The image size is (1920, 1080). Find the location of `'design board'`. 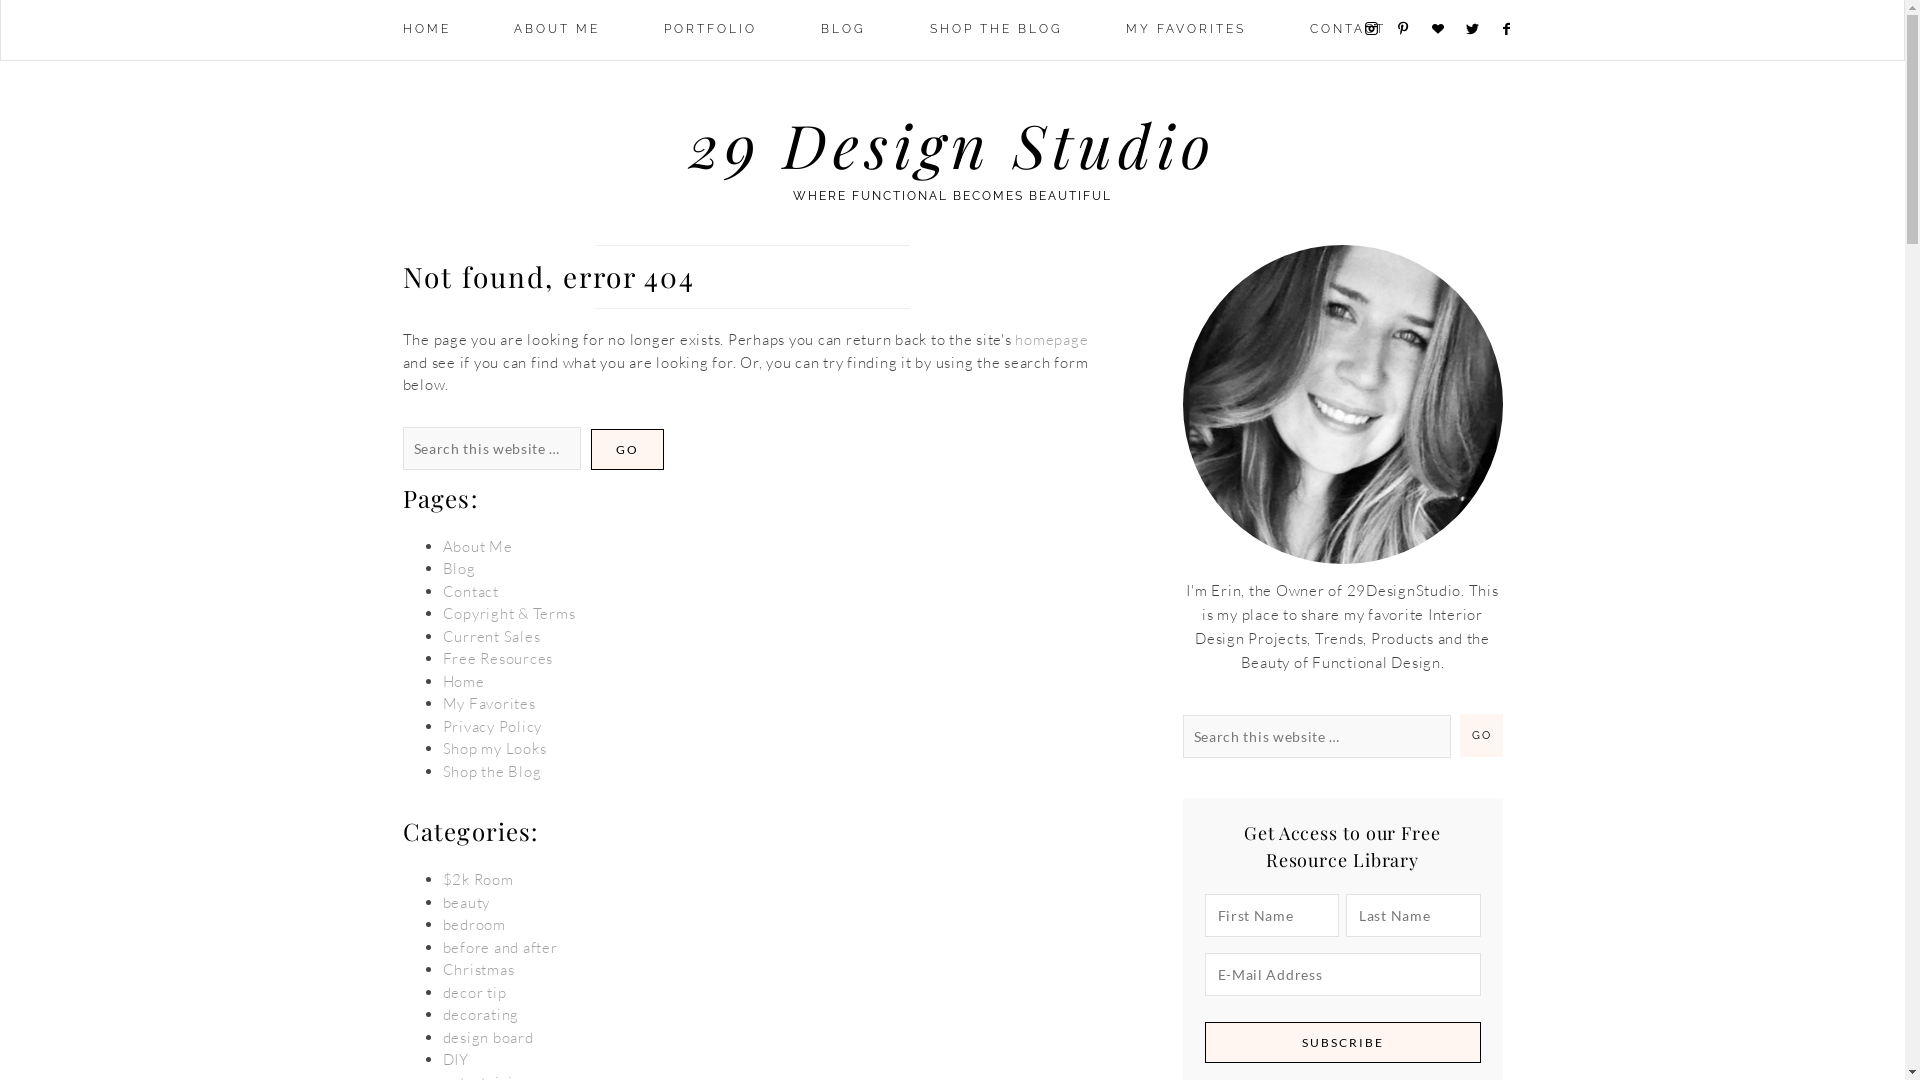

'design board' is located at coordinates (487, 1036).